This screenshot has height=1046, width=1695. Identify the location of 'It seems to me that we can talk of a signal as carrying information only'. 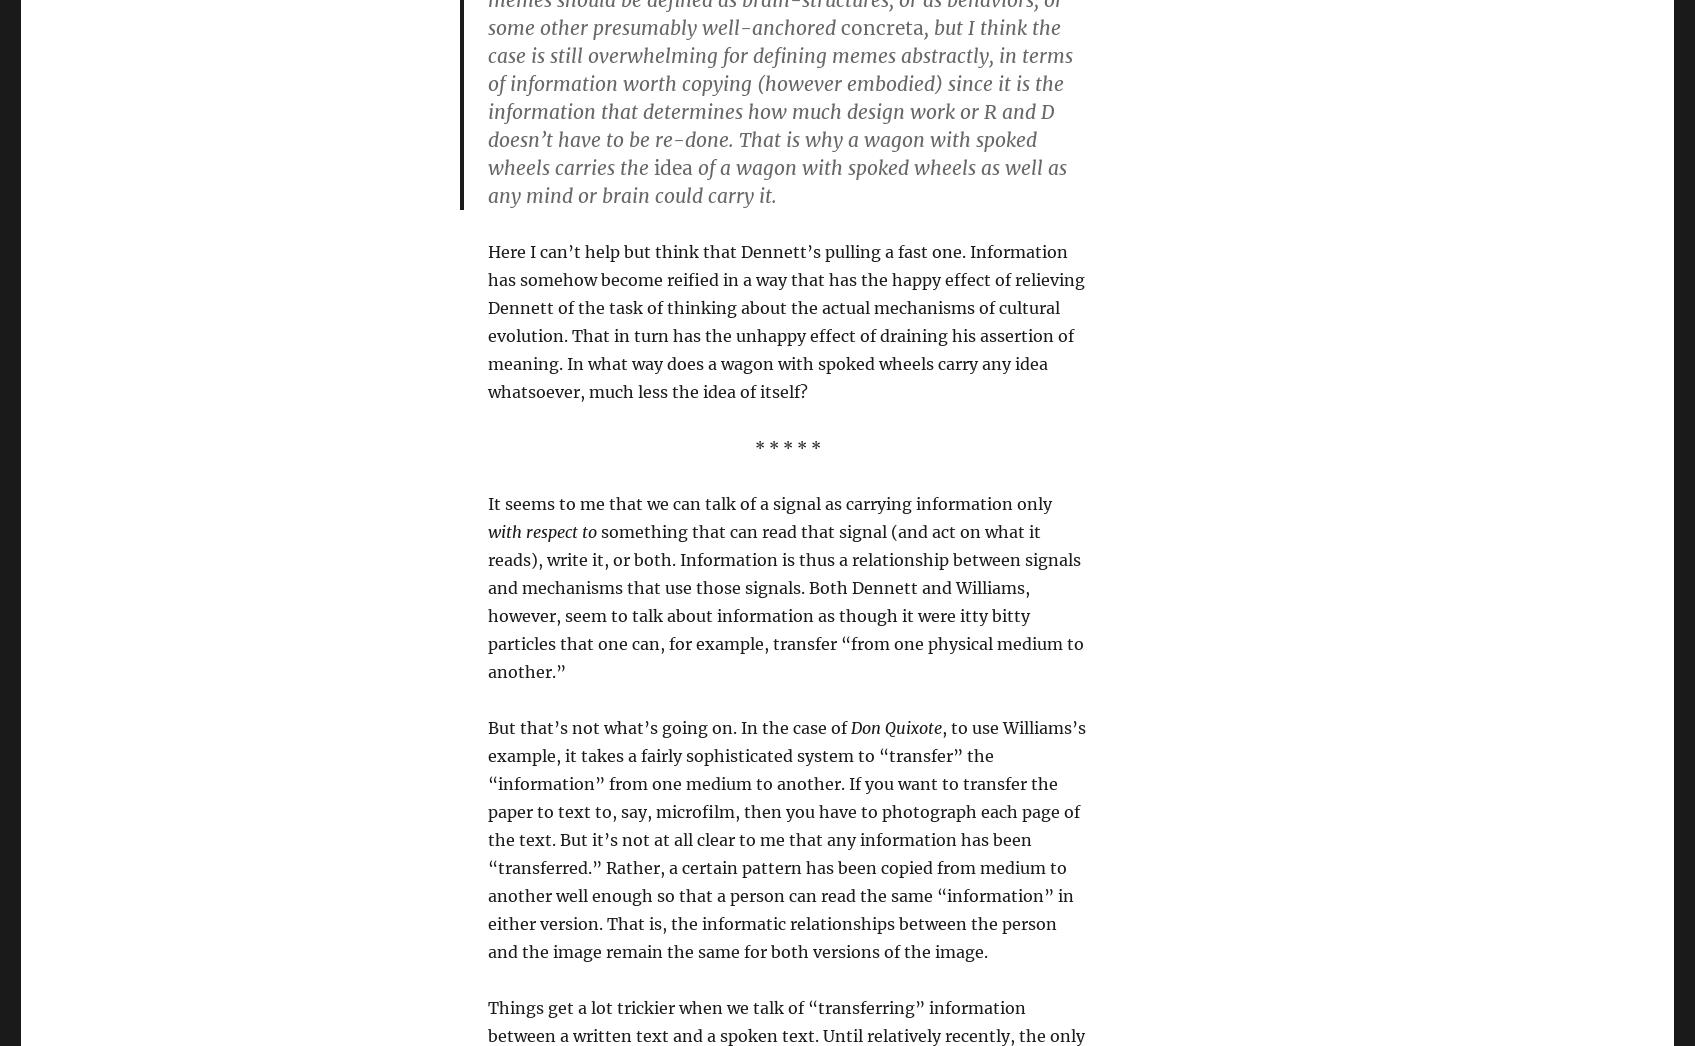
(768, 503).